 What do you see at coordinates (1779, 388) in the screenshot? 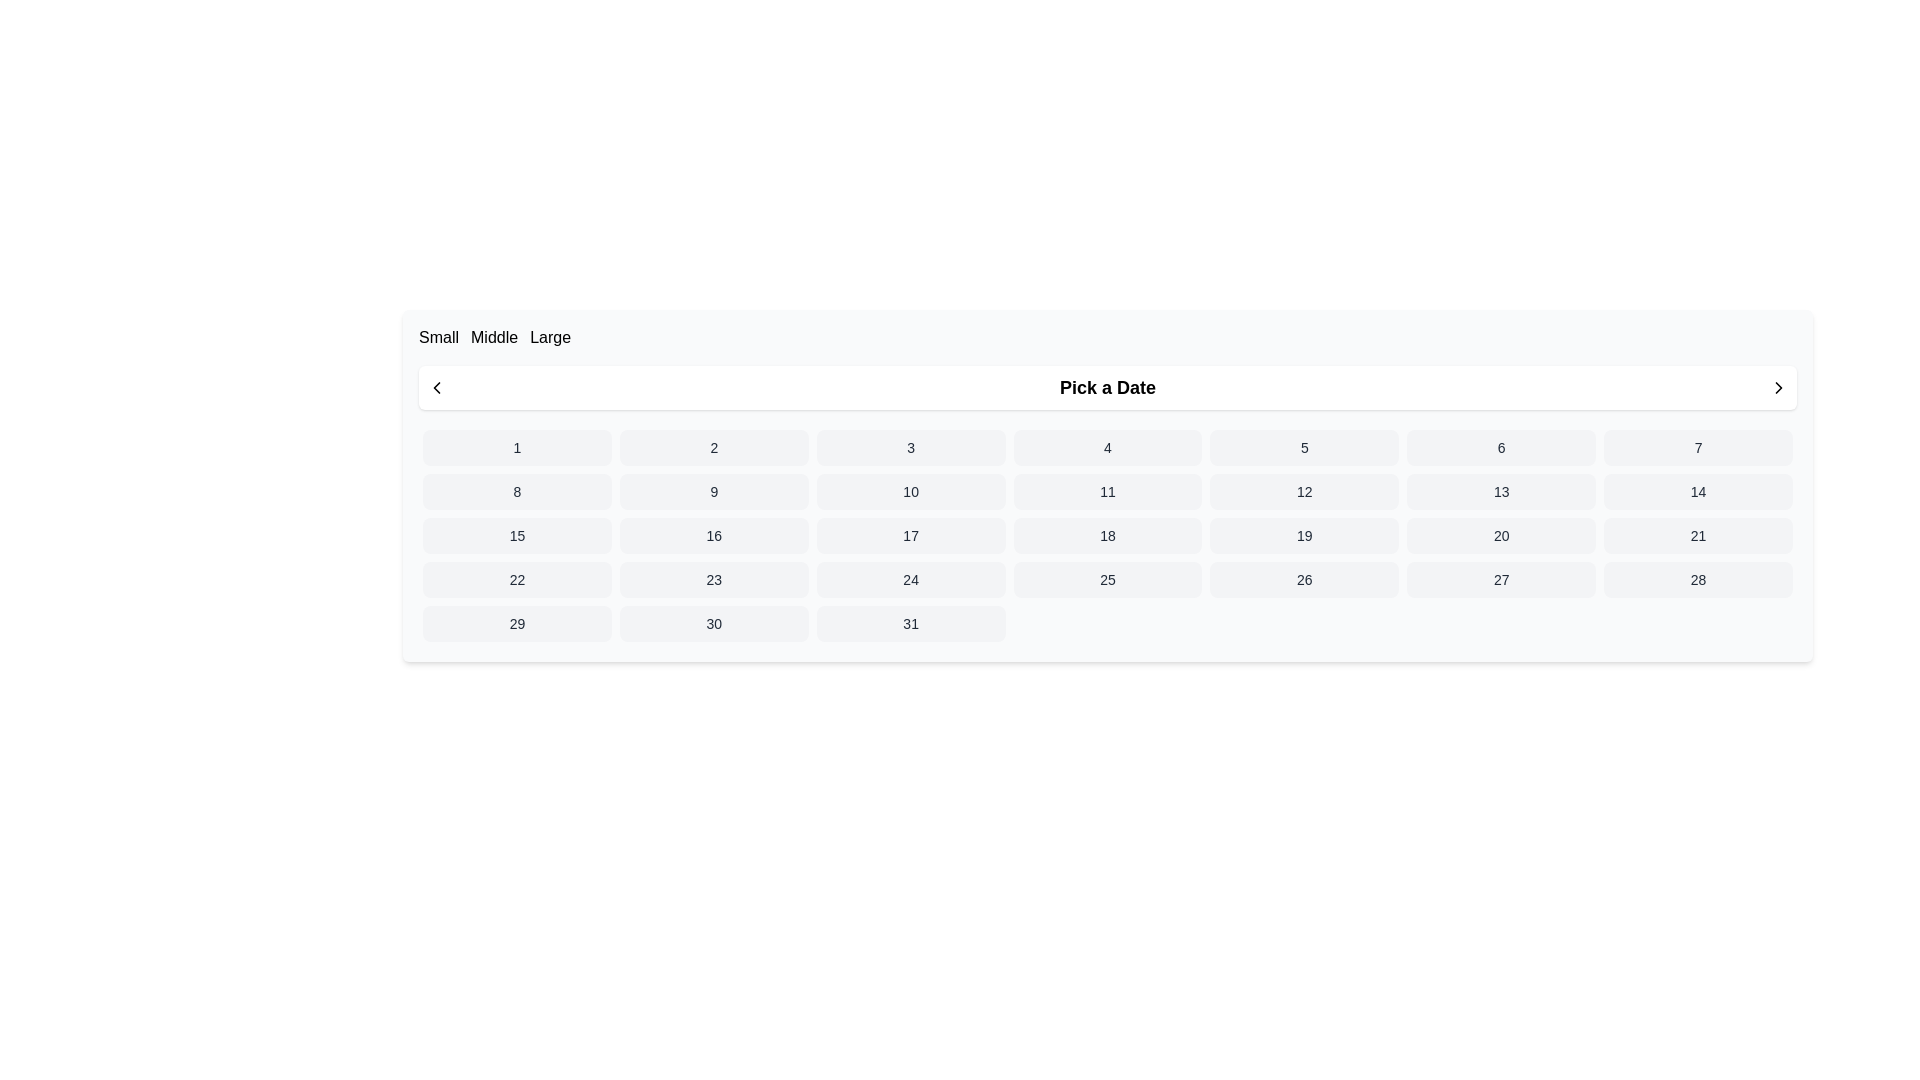
I see `the SVG-based chevron icon located in the top-right corner of the date-picker interface, which is likely used for navigation to the next month` at bounding box center [1779, 388].